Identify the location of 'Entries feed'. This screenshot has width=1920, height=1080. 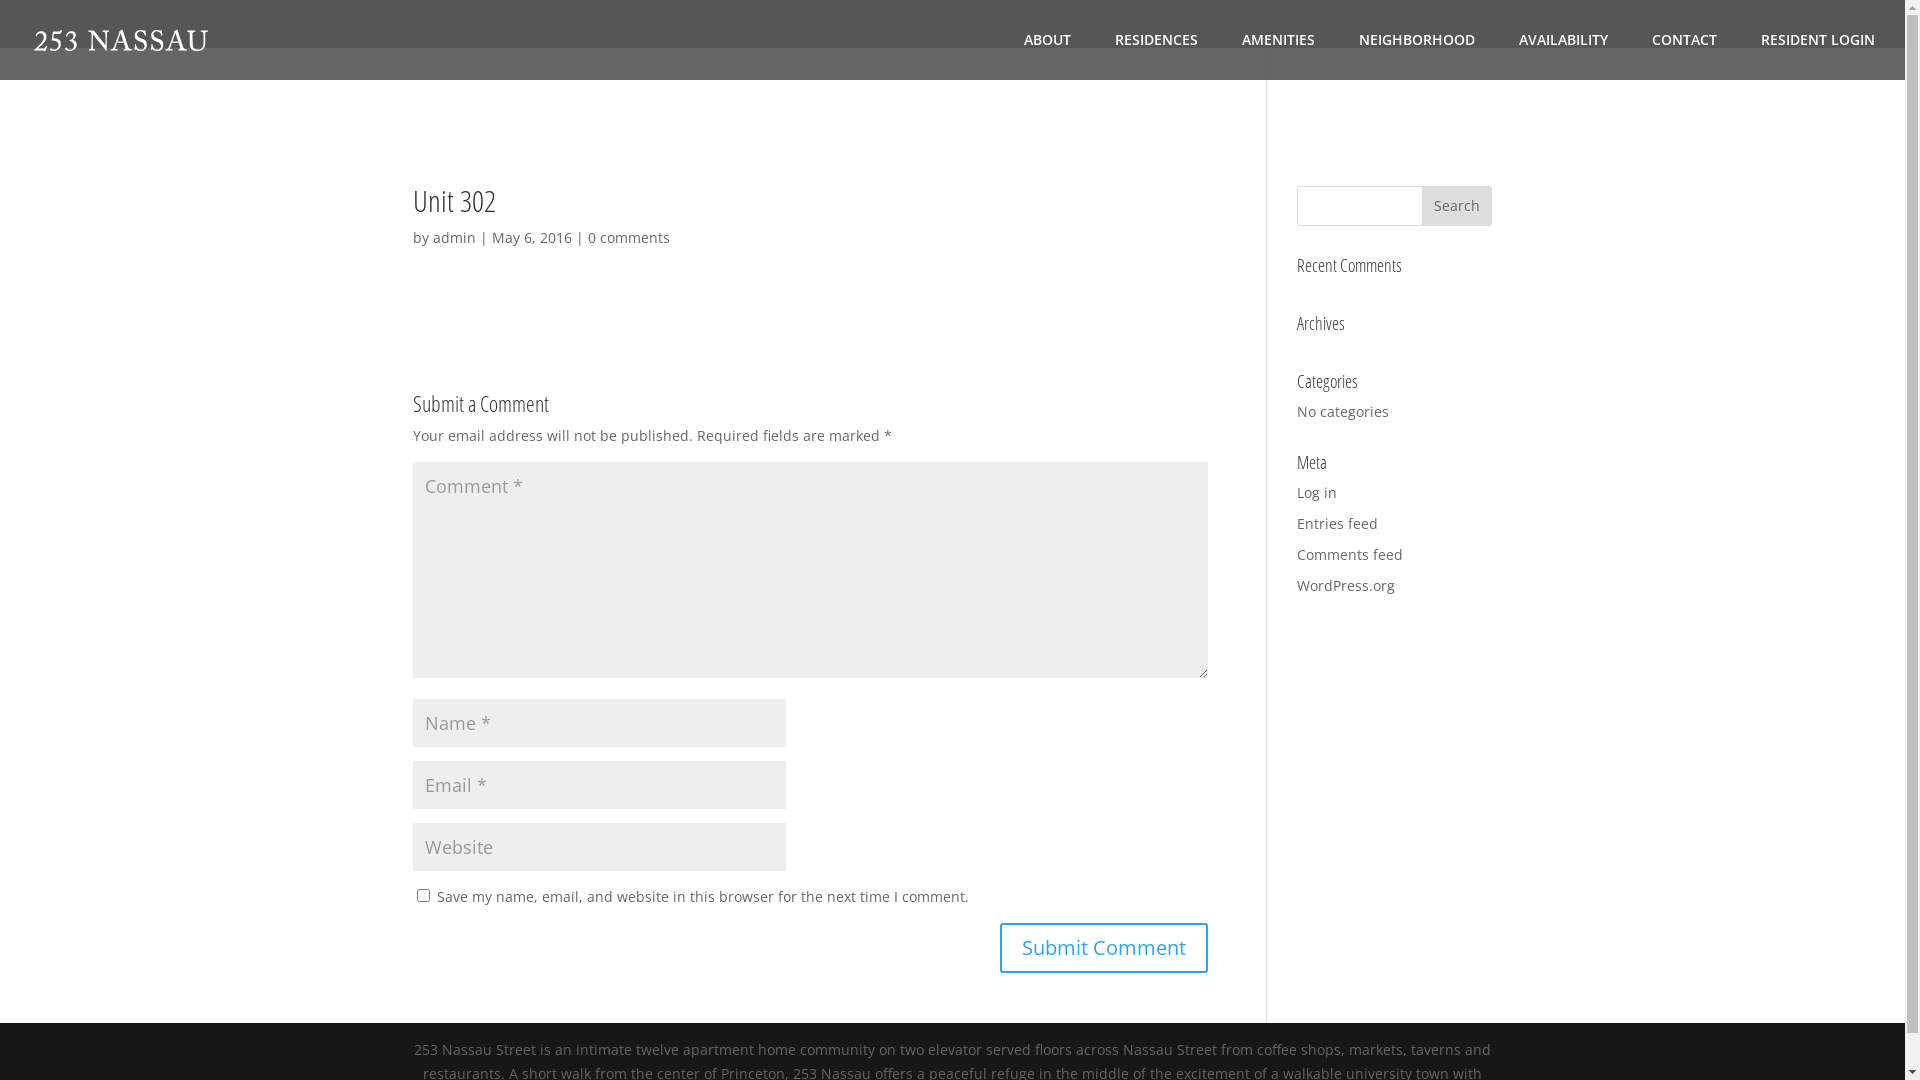
(1296, 522).